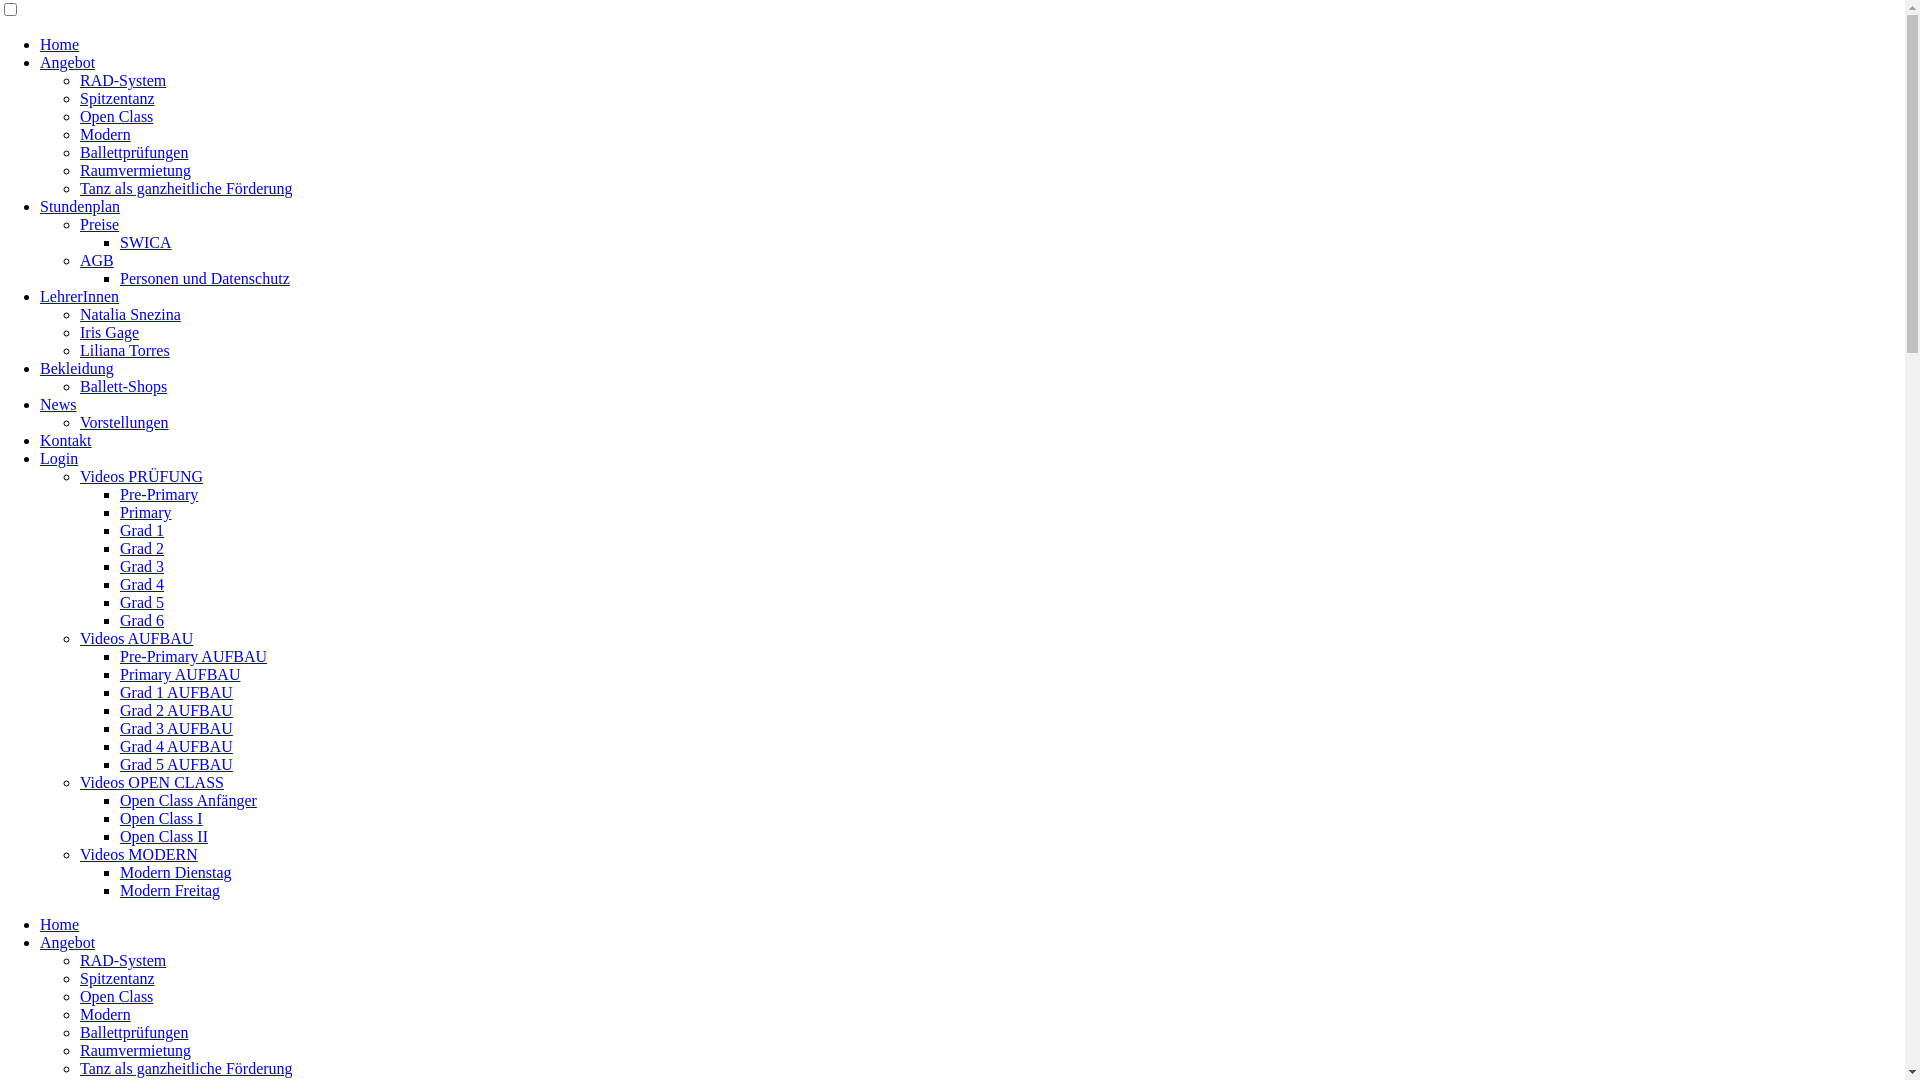  What do you see at coordinates (76, 368) in the screenshot?
I see `'Bekleidung'` at bounding box center [76, 368].